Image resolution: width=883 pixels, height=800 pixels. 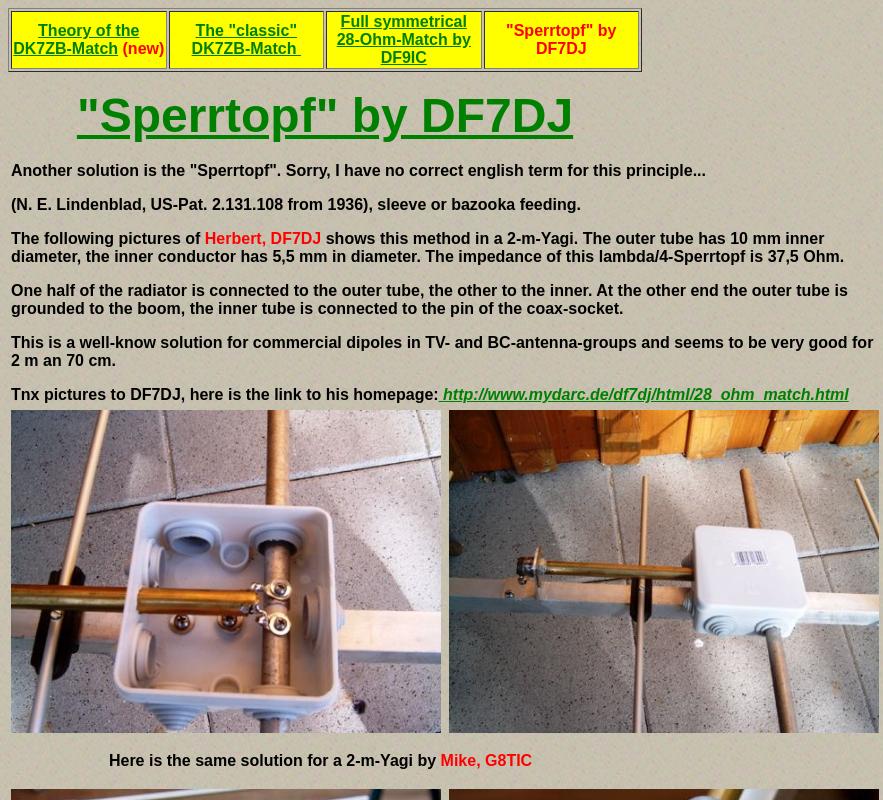 What do you see at coordinates (323, 114) in the screenshot?
I see `'"Sperrtopf" by
DF7DJ'` at bounding box center [323, 114].